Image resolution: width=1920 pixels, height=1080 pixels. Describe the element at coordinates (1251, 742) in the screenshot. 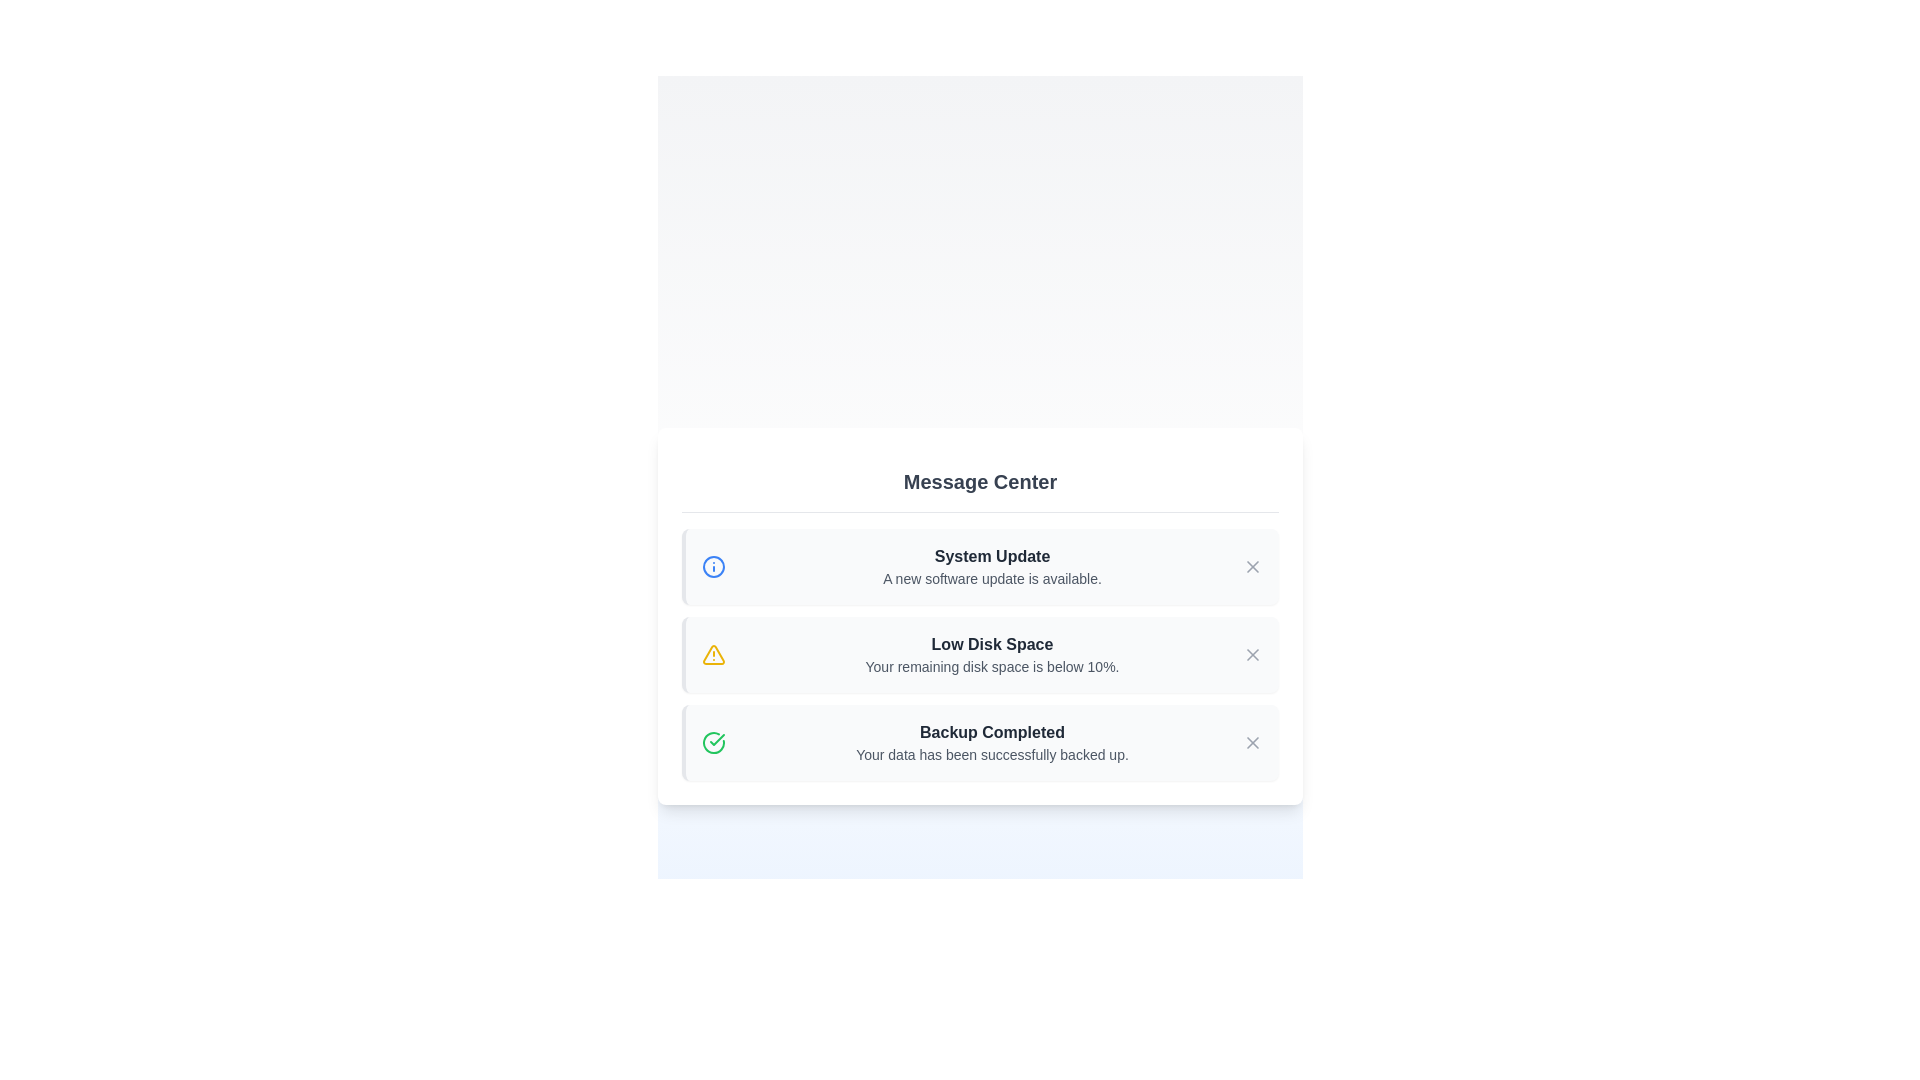

I see `the close button located at the top-right corner of the 'Backup Completed' notification card` at that location.